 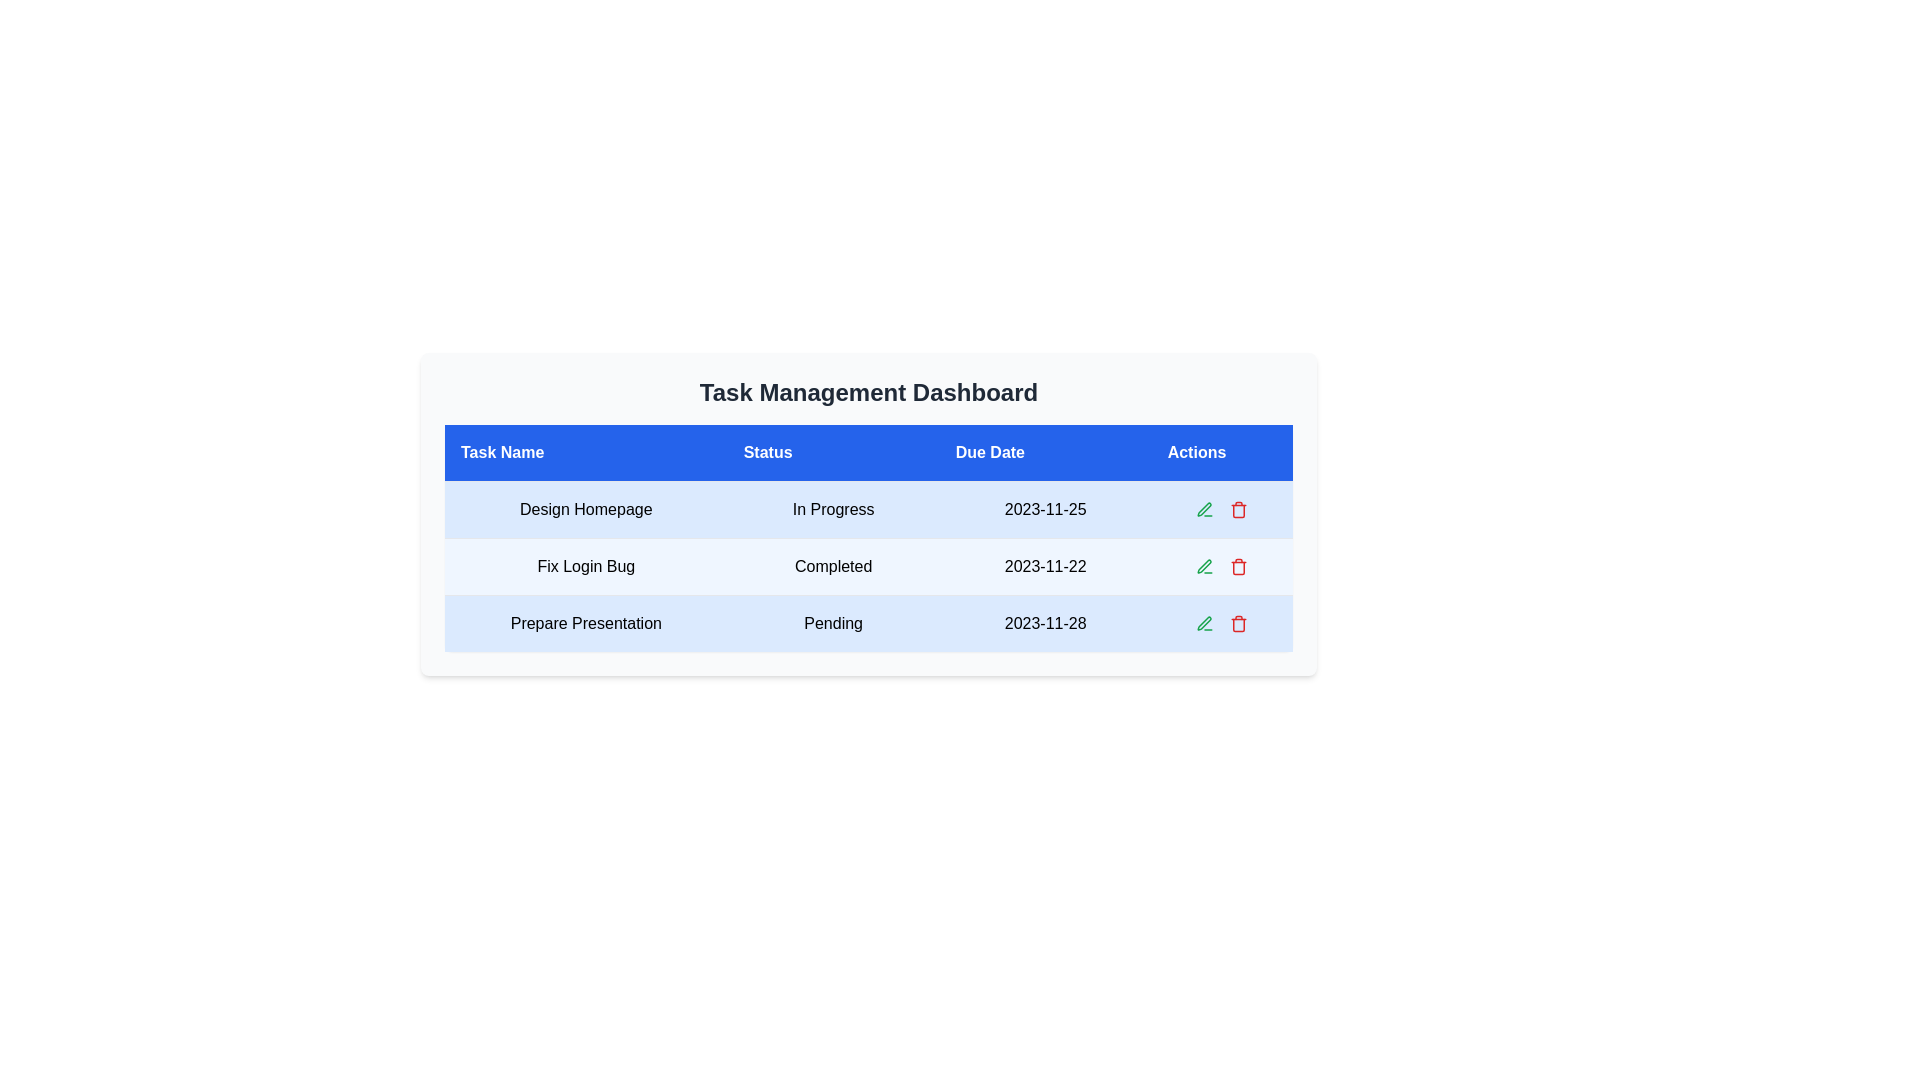 I want to click on the 'Due Date' text for the task 'Fix Login Bug' located in the third column of the second row of the table, so click(x=1044, y=567).